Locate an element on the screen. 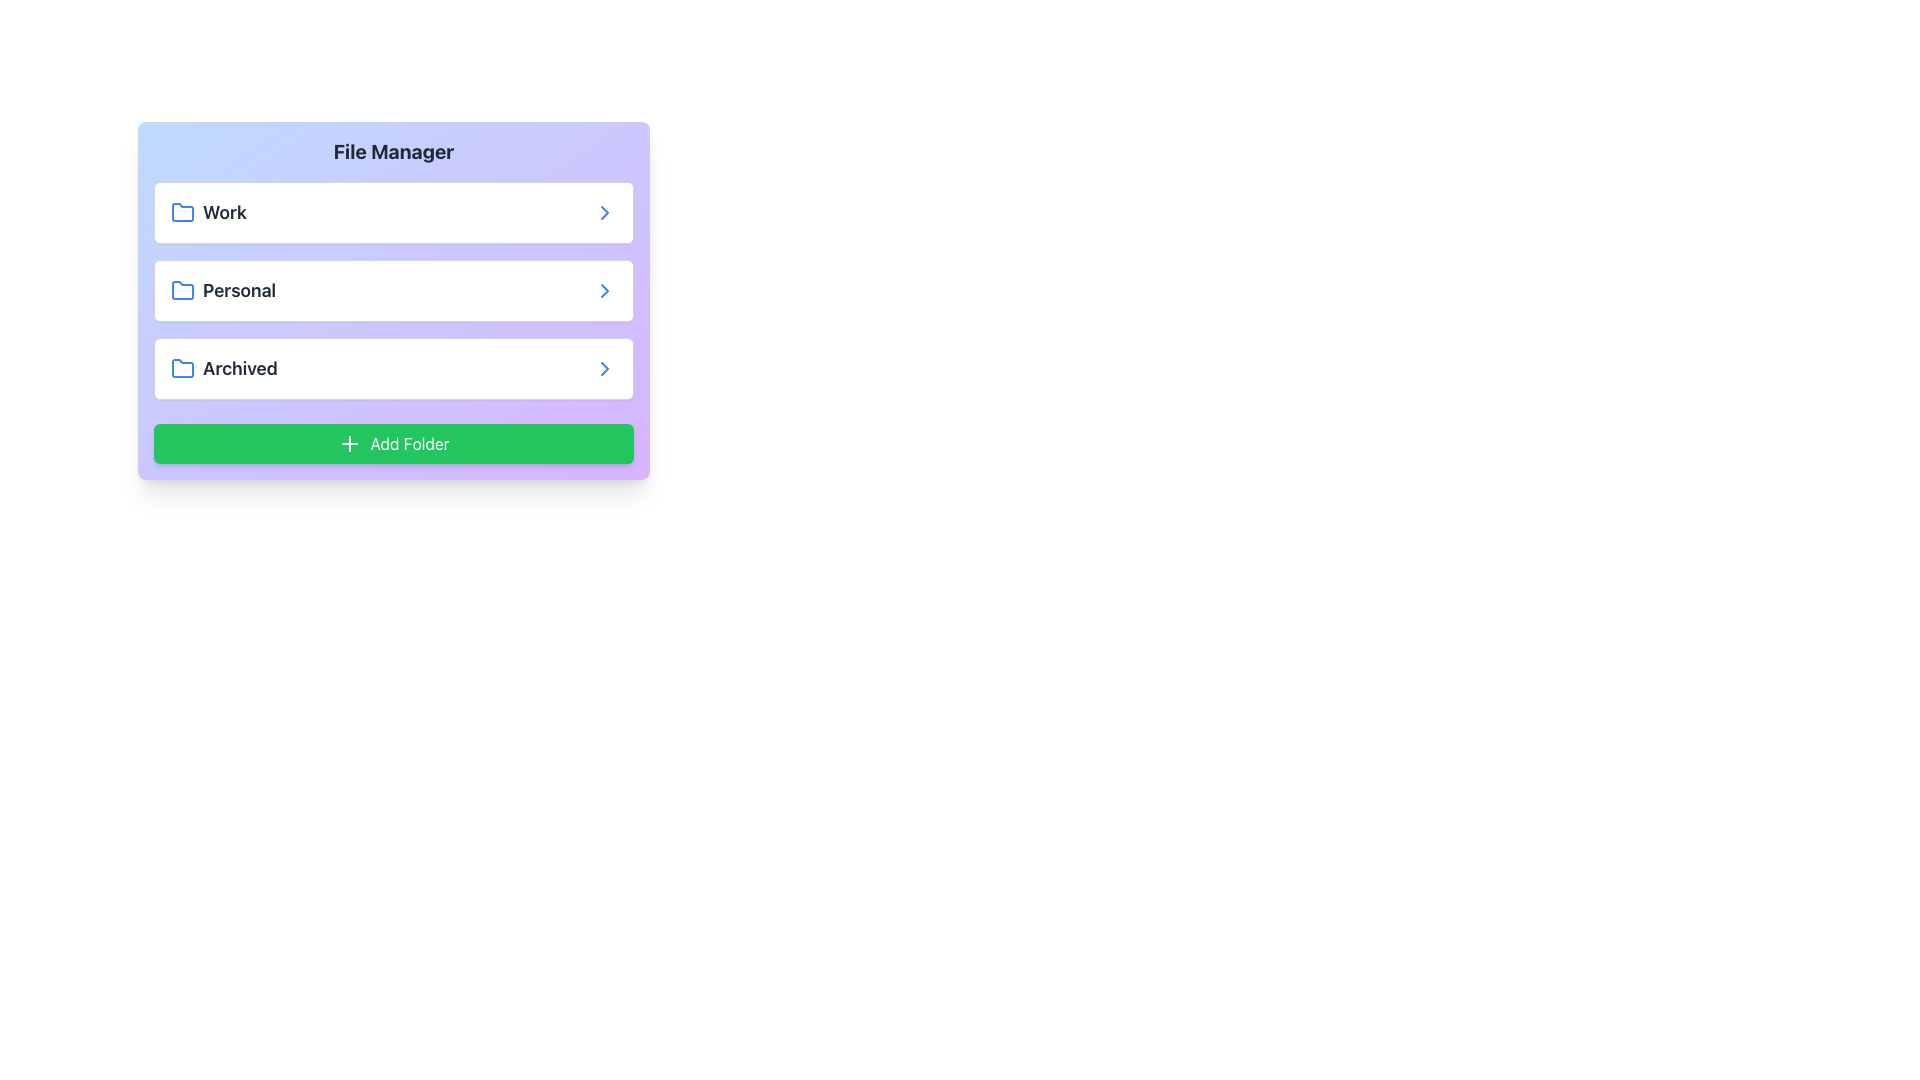 The height and width of the screenshot is (1080, 1920). the 'Work' folder option in the first row of the File Manager panel is located at coordinates (208, 212).